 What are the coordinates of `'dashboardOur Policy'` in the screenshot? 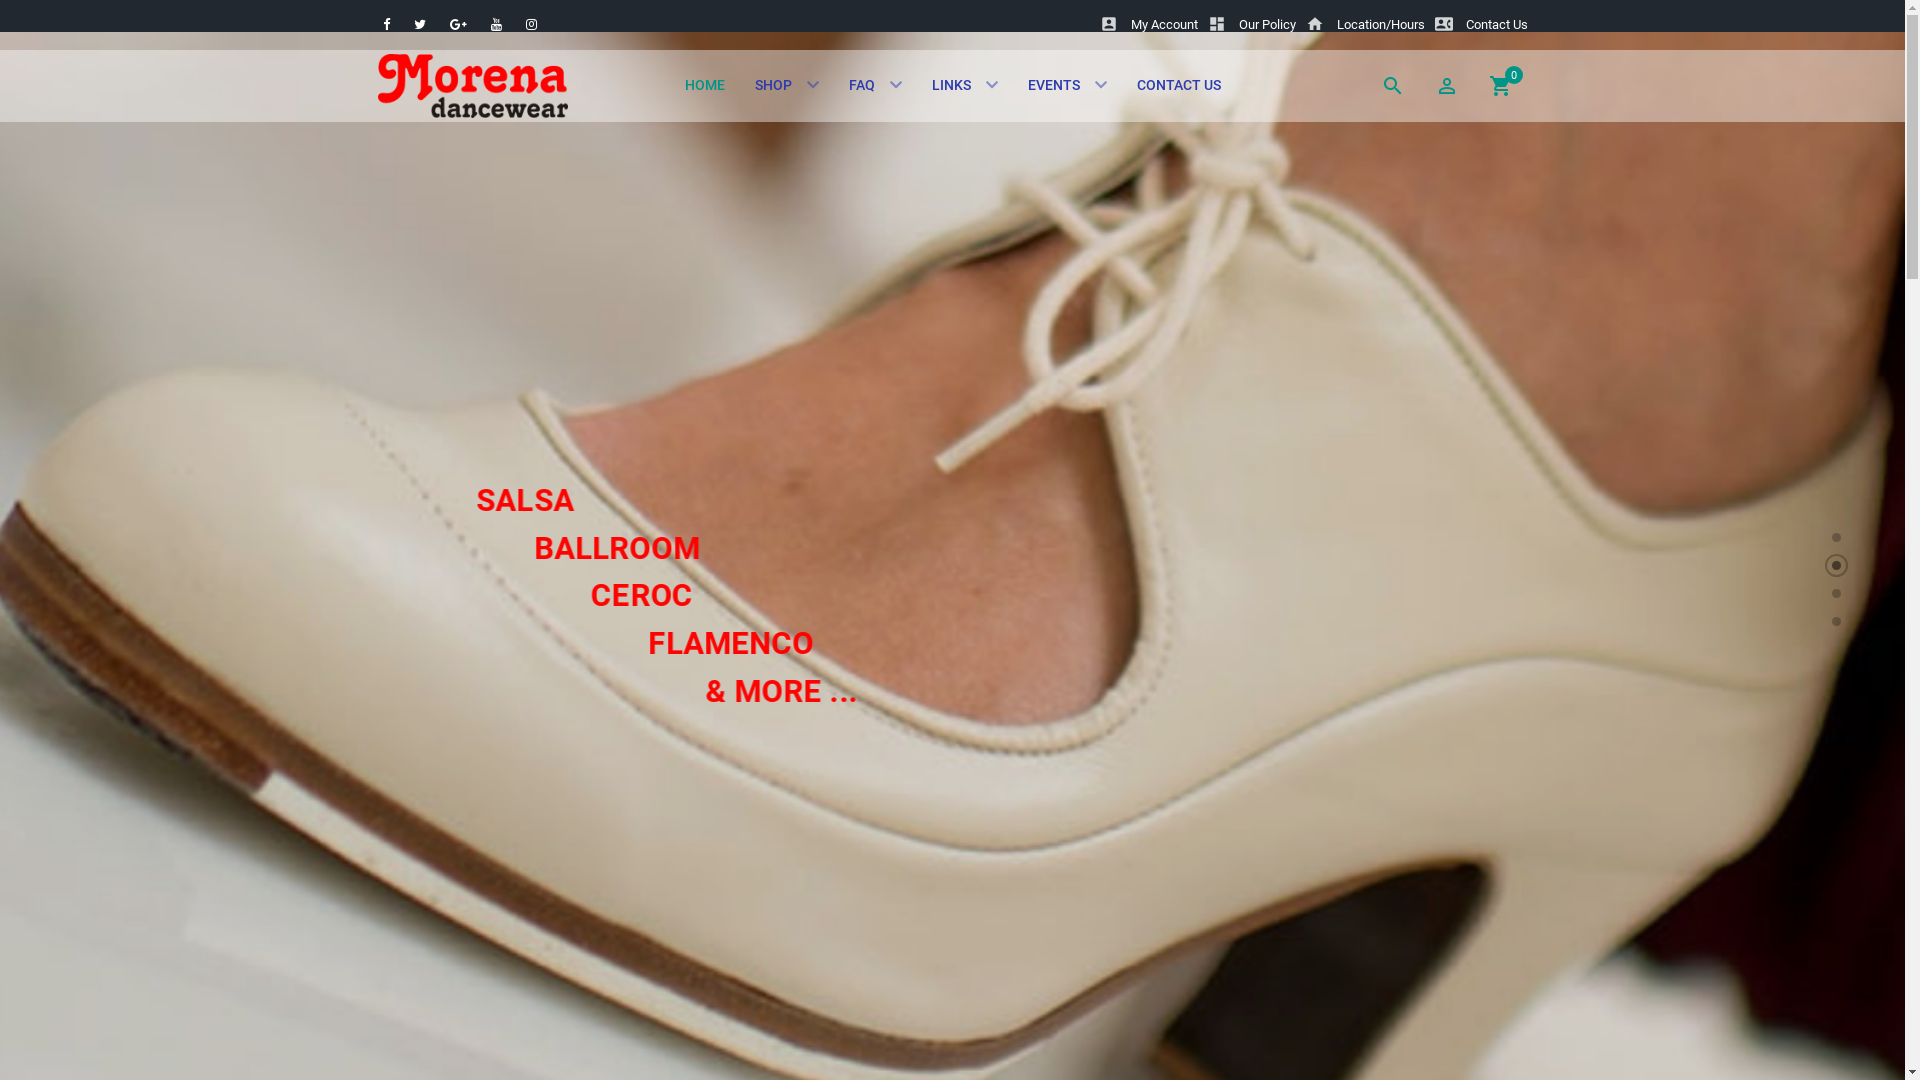 It's located at (1207, 24).